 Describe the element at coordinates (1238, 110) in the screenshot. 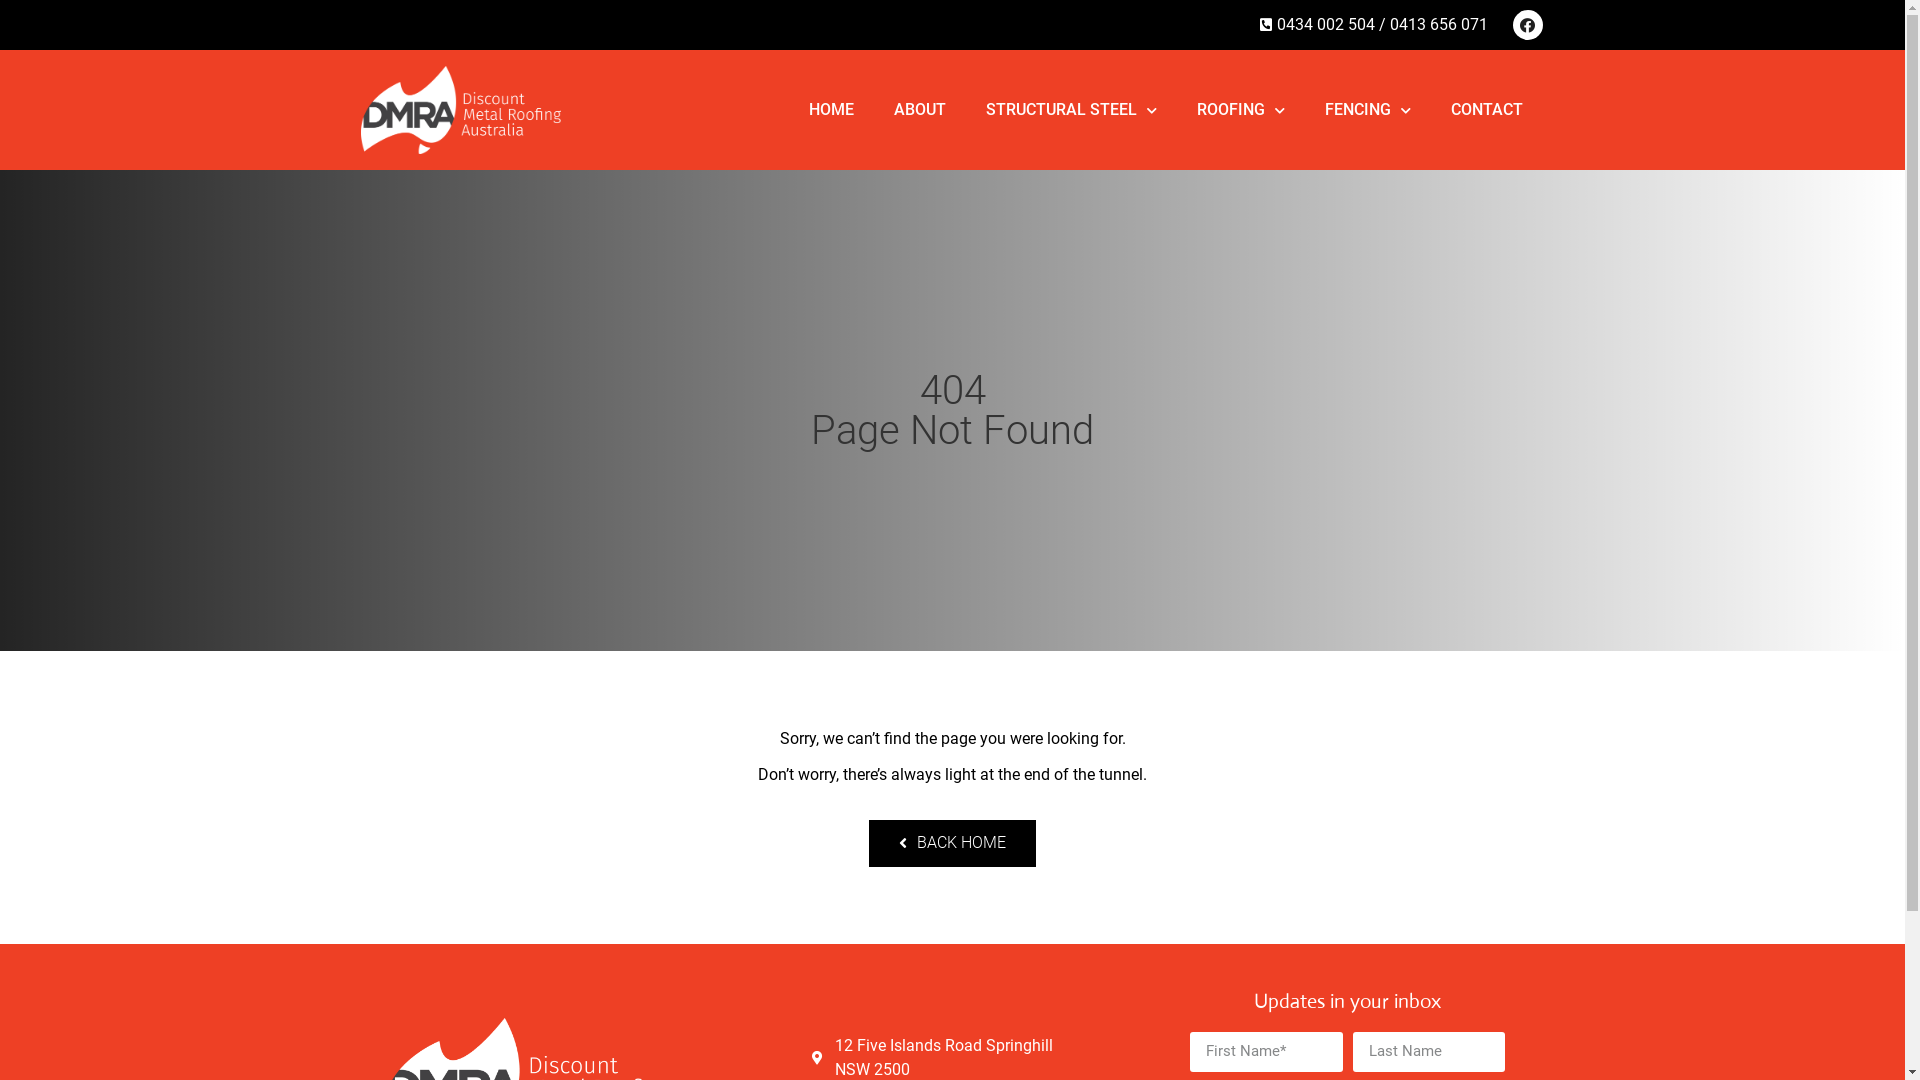

I see `'ROOFING'` at that location.